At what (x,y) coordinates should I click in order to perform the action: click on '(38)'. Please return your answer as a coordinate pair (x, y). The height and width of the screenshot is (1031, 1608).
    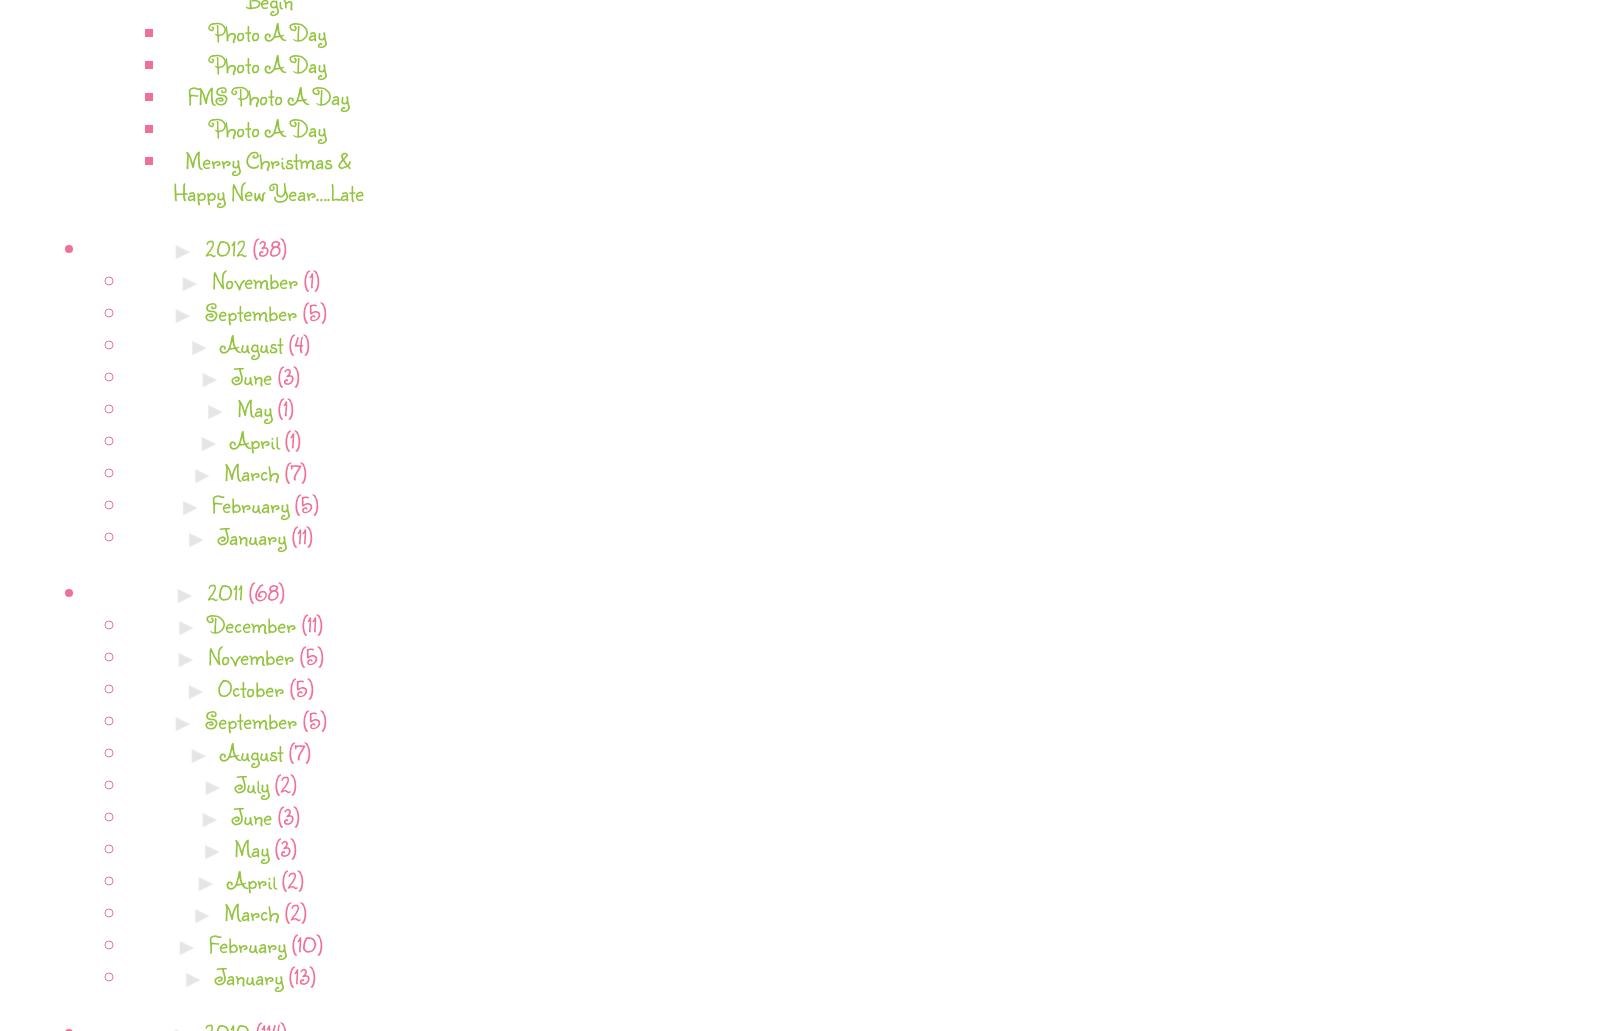
    Looking at the image, I should click on (268, 247).